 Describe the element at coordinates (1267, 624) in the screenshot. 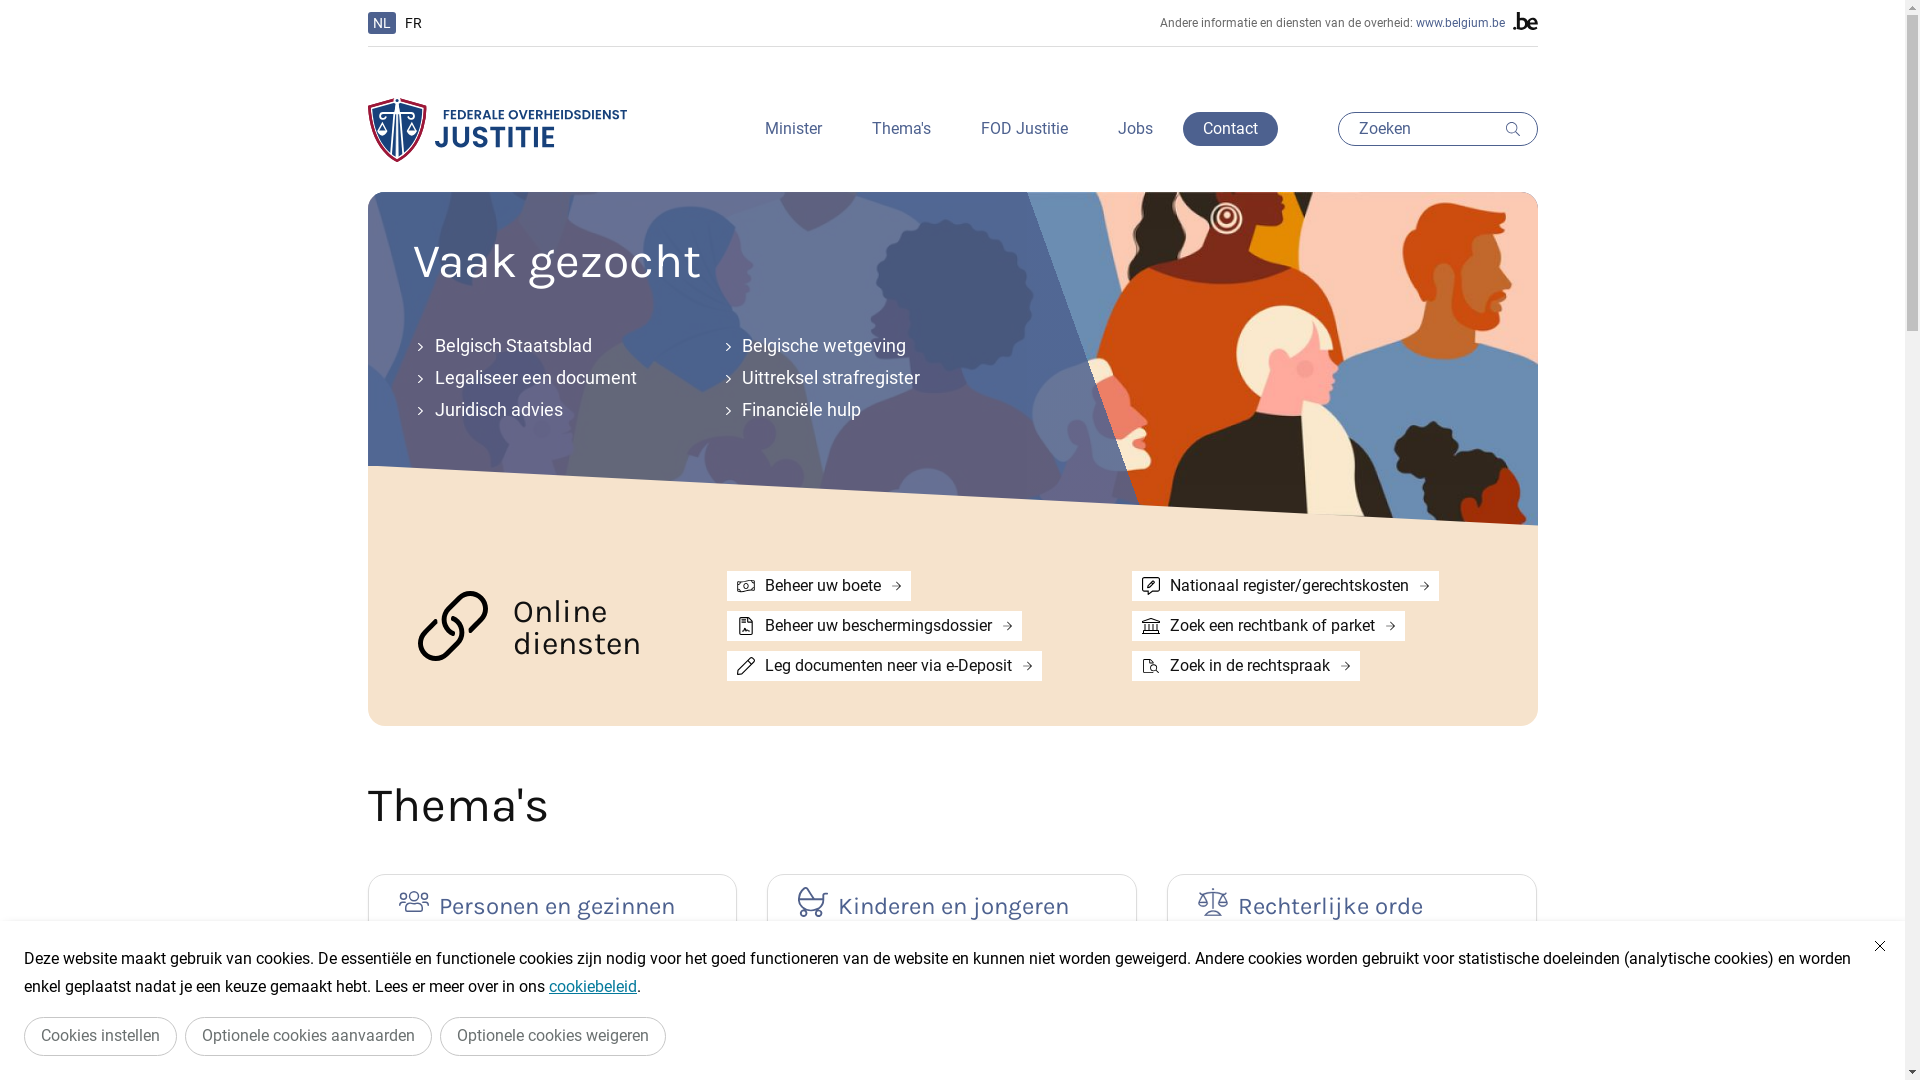

I see `'Zoek een rechtbank of parket'` at that location.